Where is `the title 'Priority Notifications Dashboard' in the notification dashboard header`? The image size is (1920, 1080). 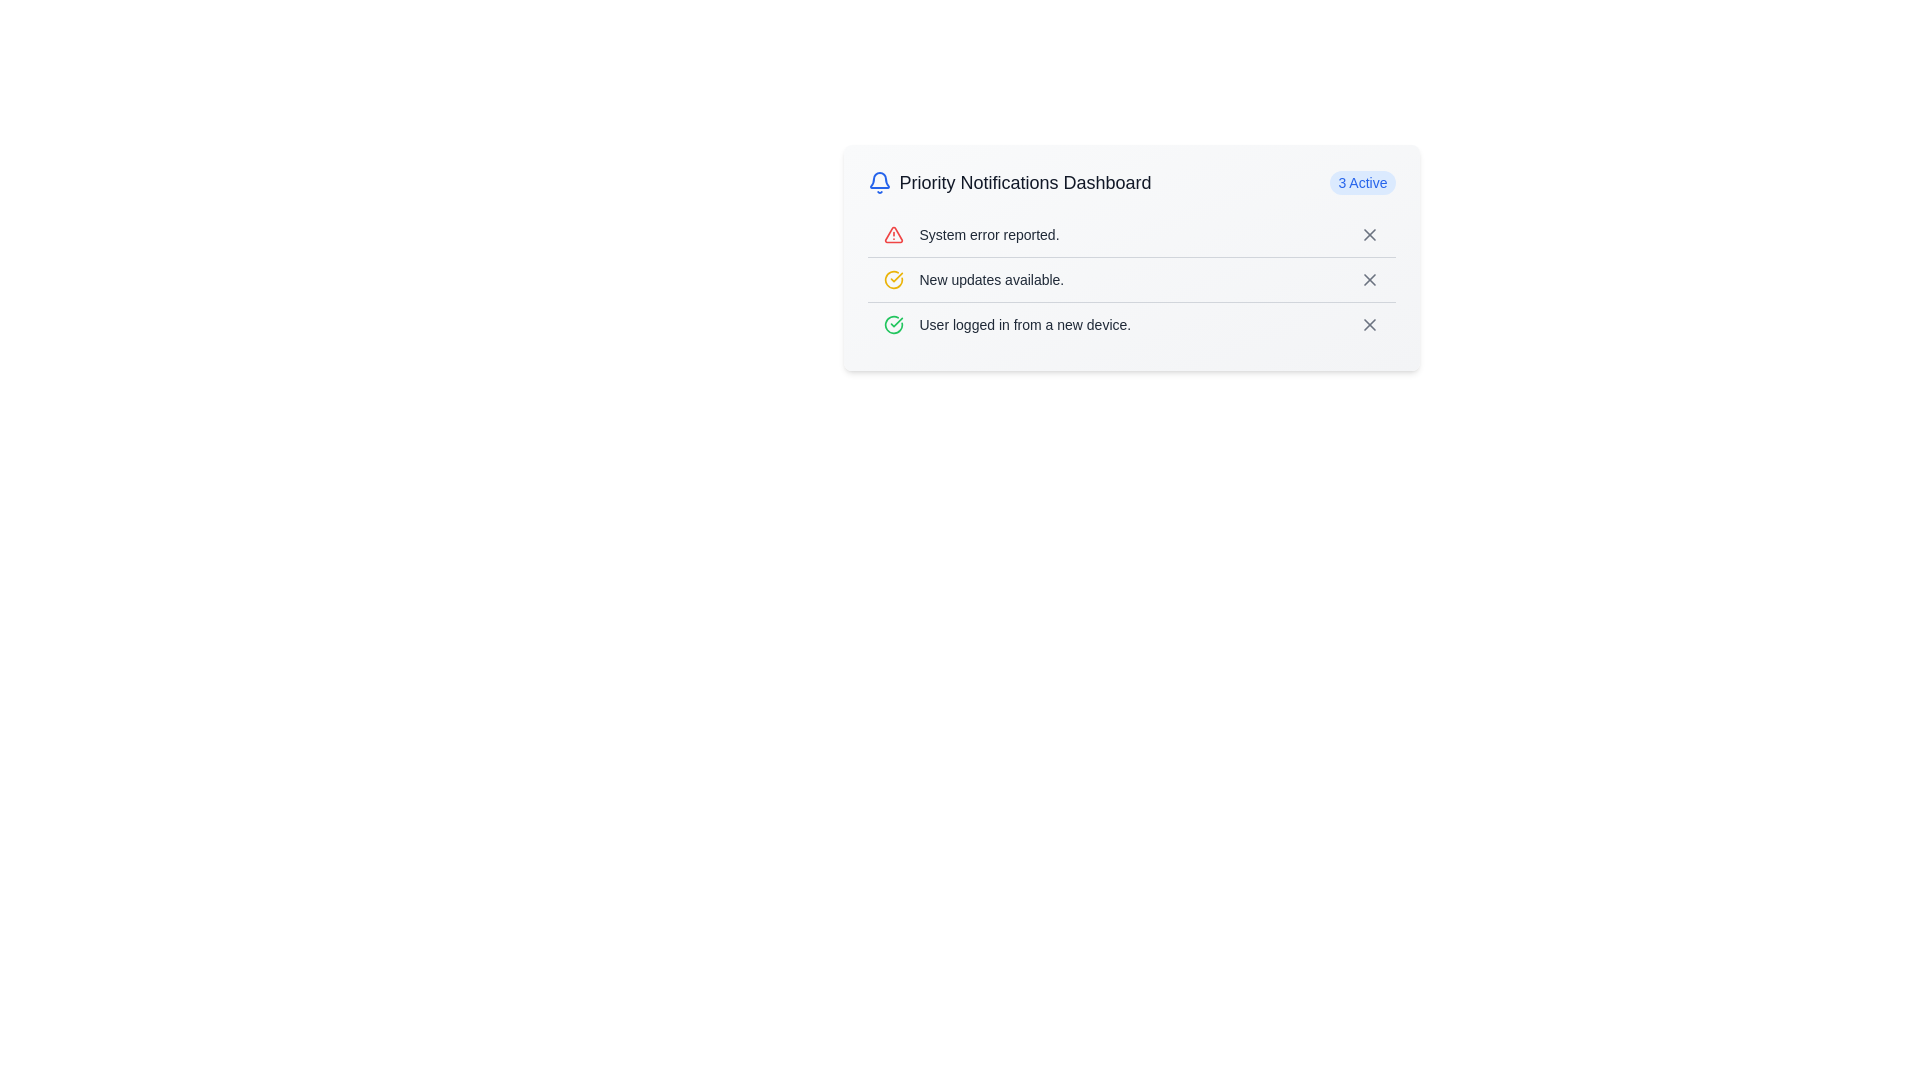 the title 'Priority Notifications Dashboard' in the notification dashboard header is located at coordinates (1131, 182).